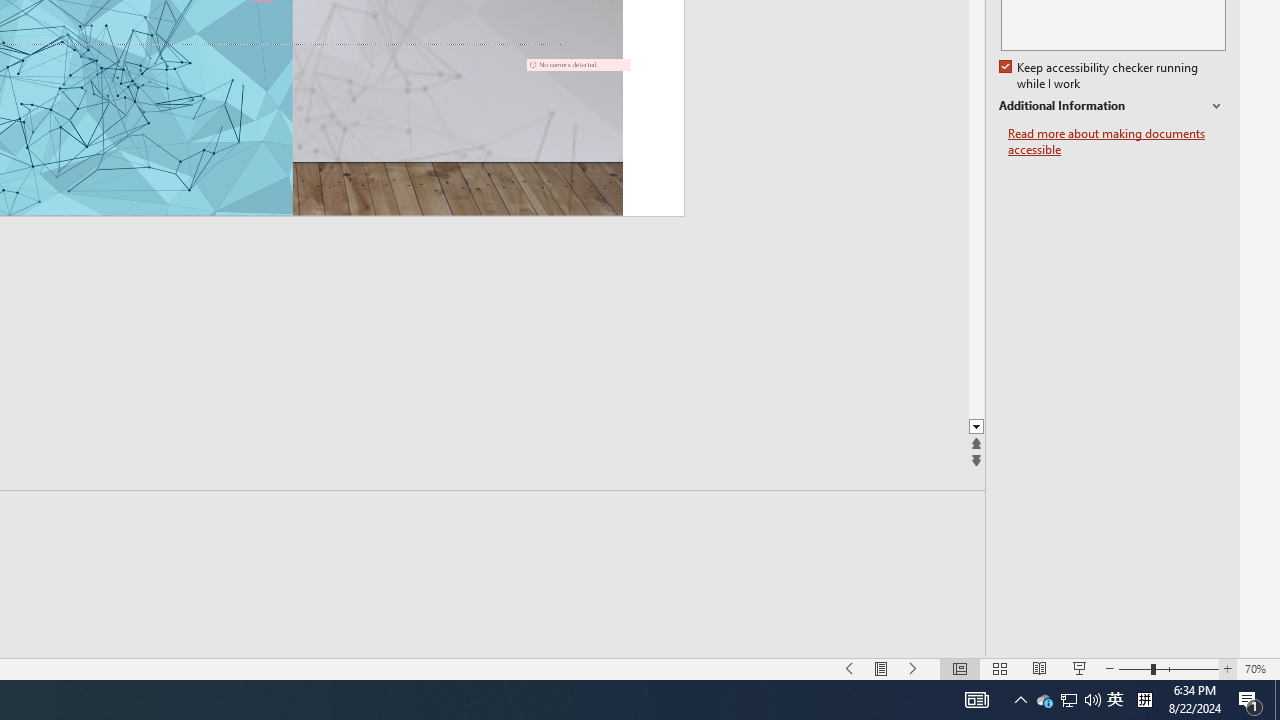 This screenshot has width=1280, height=720. What do you see at coordinates (850, 669) in the screenshot?
I see `'Slide Show Previous On'` at bounding box center [850, 669].